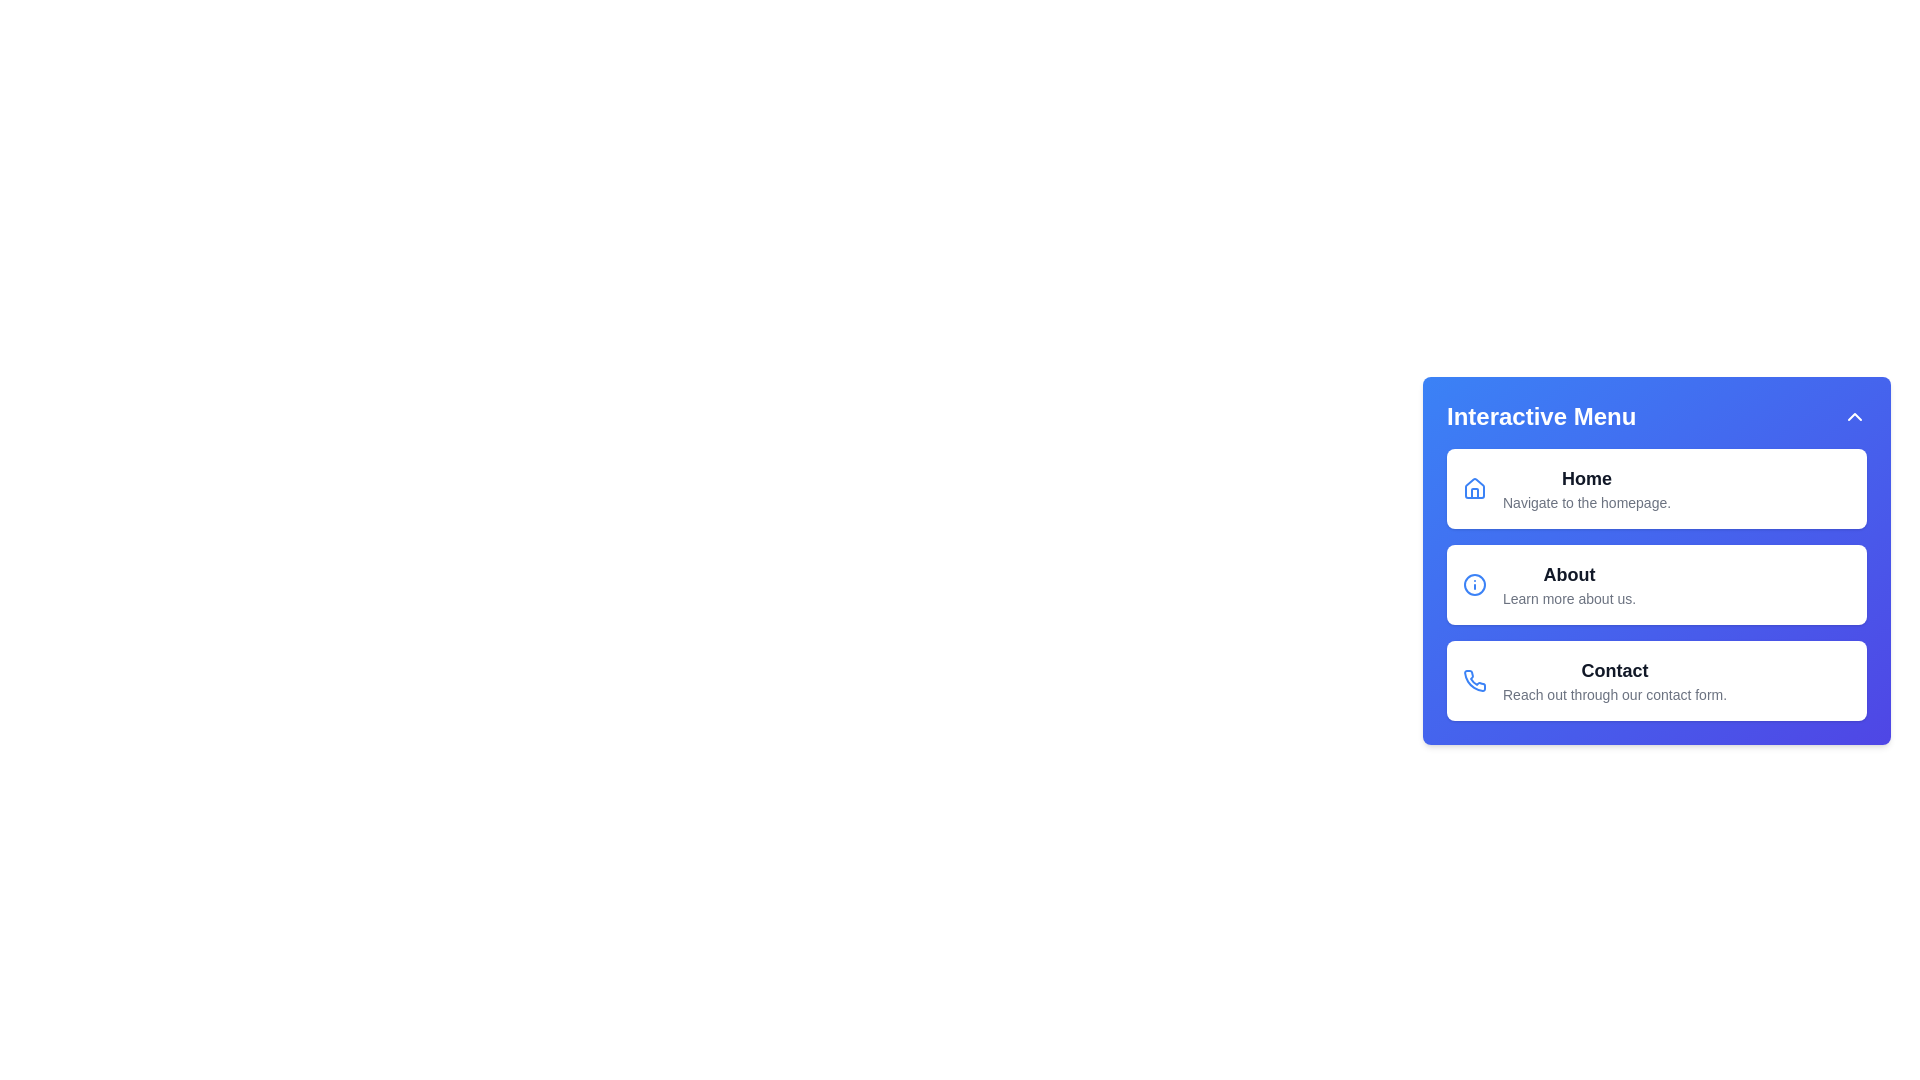 The height and width of the screenshot is (1080, 1920). Describe the element at coordinates (1474, 680) in the screenshot. I see `the Contact icon to interact with it` at that location.